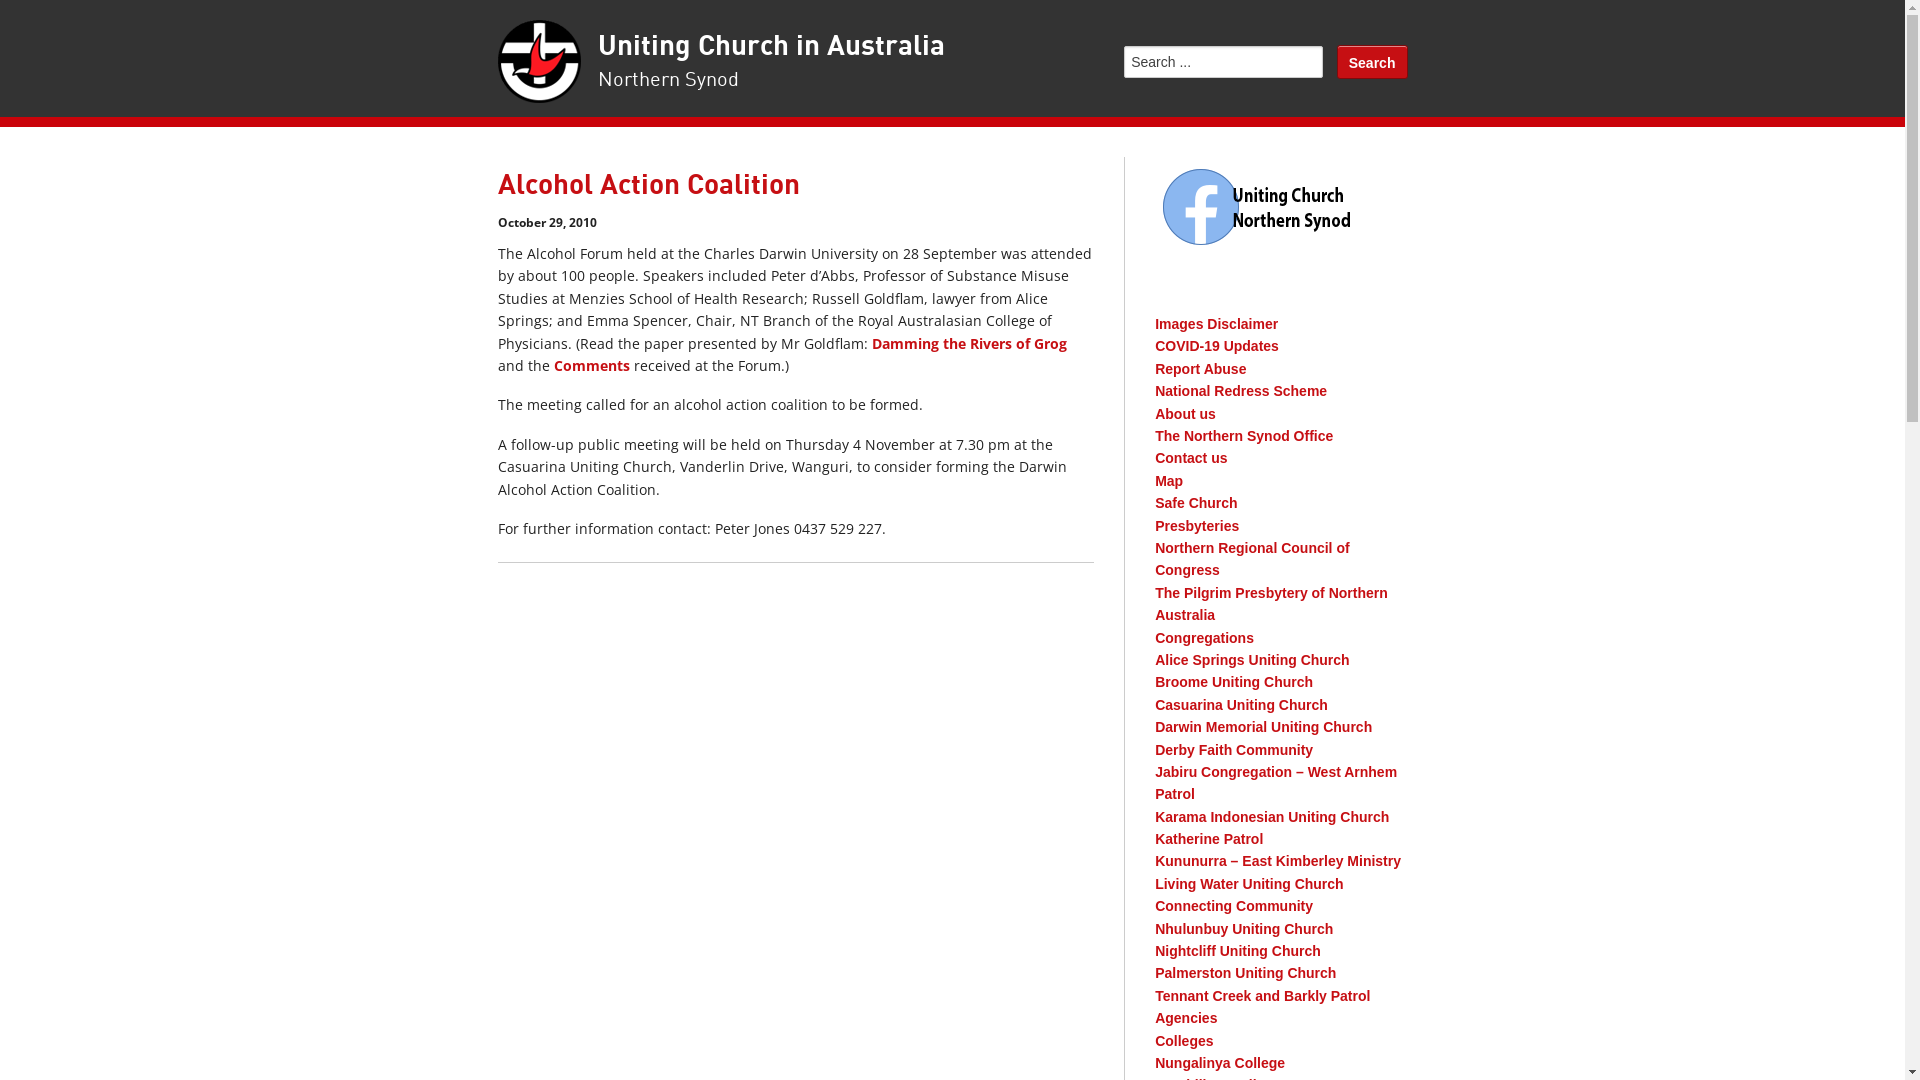  I want to click on 'Palmerston Uniting Church', so click(1244, 971).